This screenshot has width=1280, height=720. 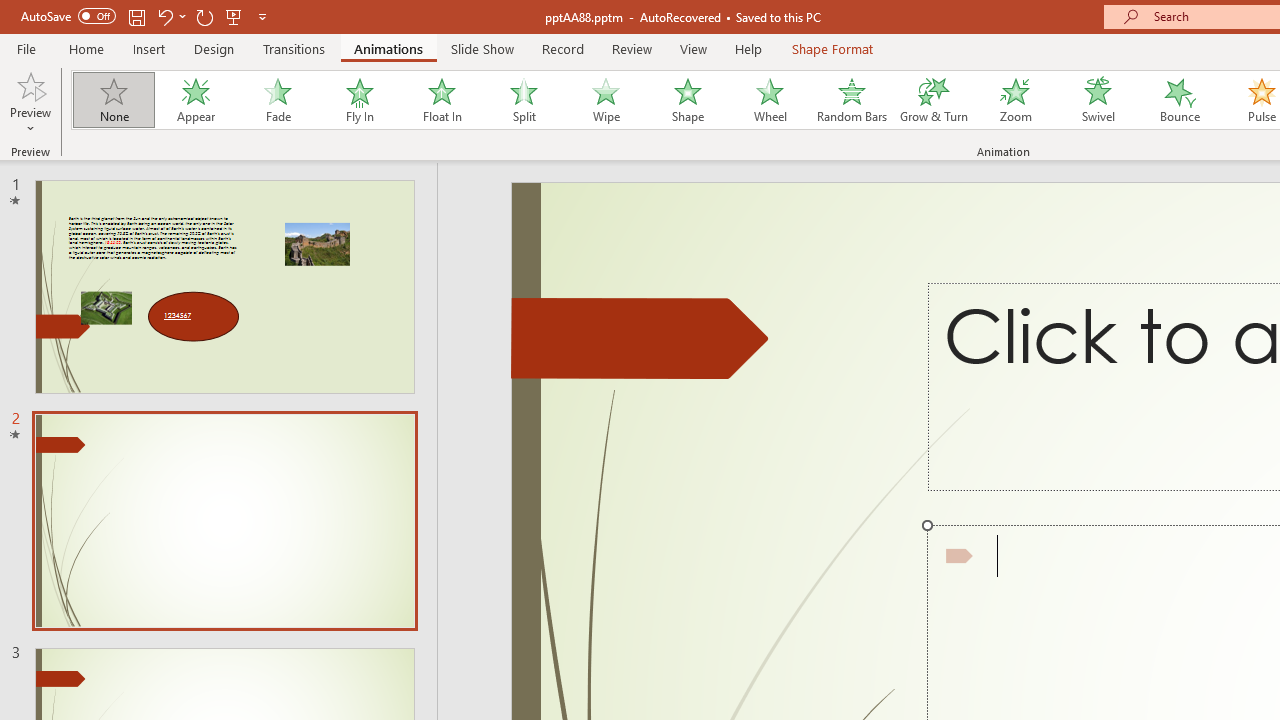 I want to click on 'Swivel', so click(x=1097, y=100).